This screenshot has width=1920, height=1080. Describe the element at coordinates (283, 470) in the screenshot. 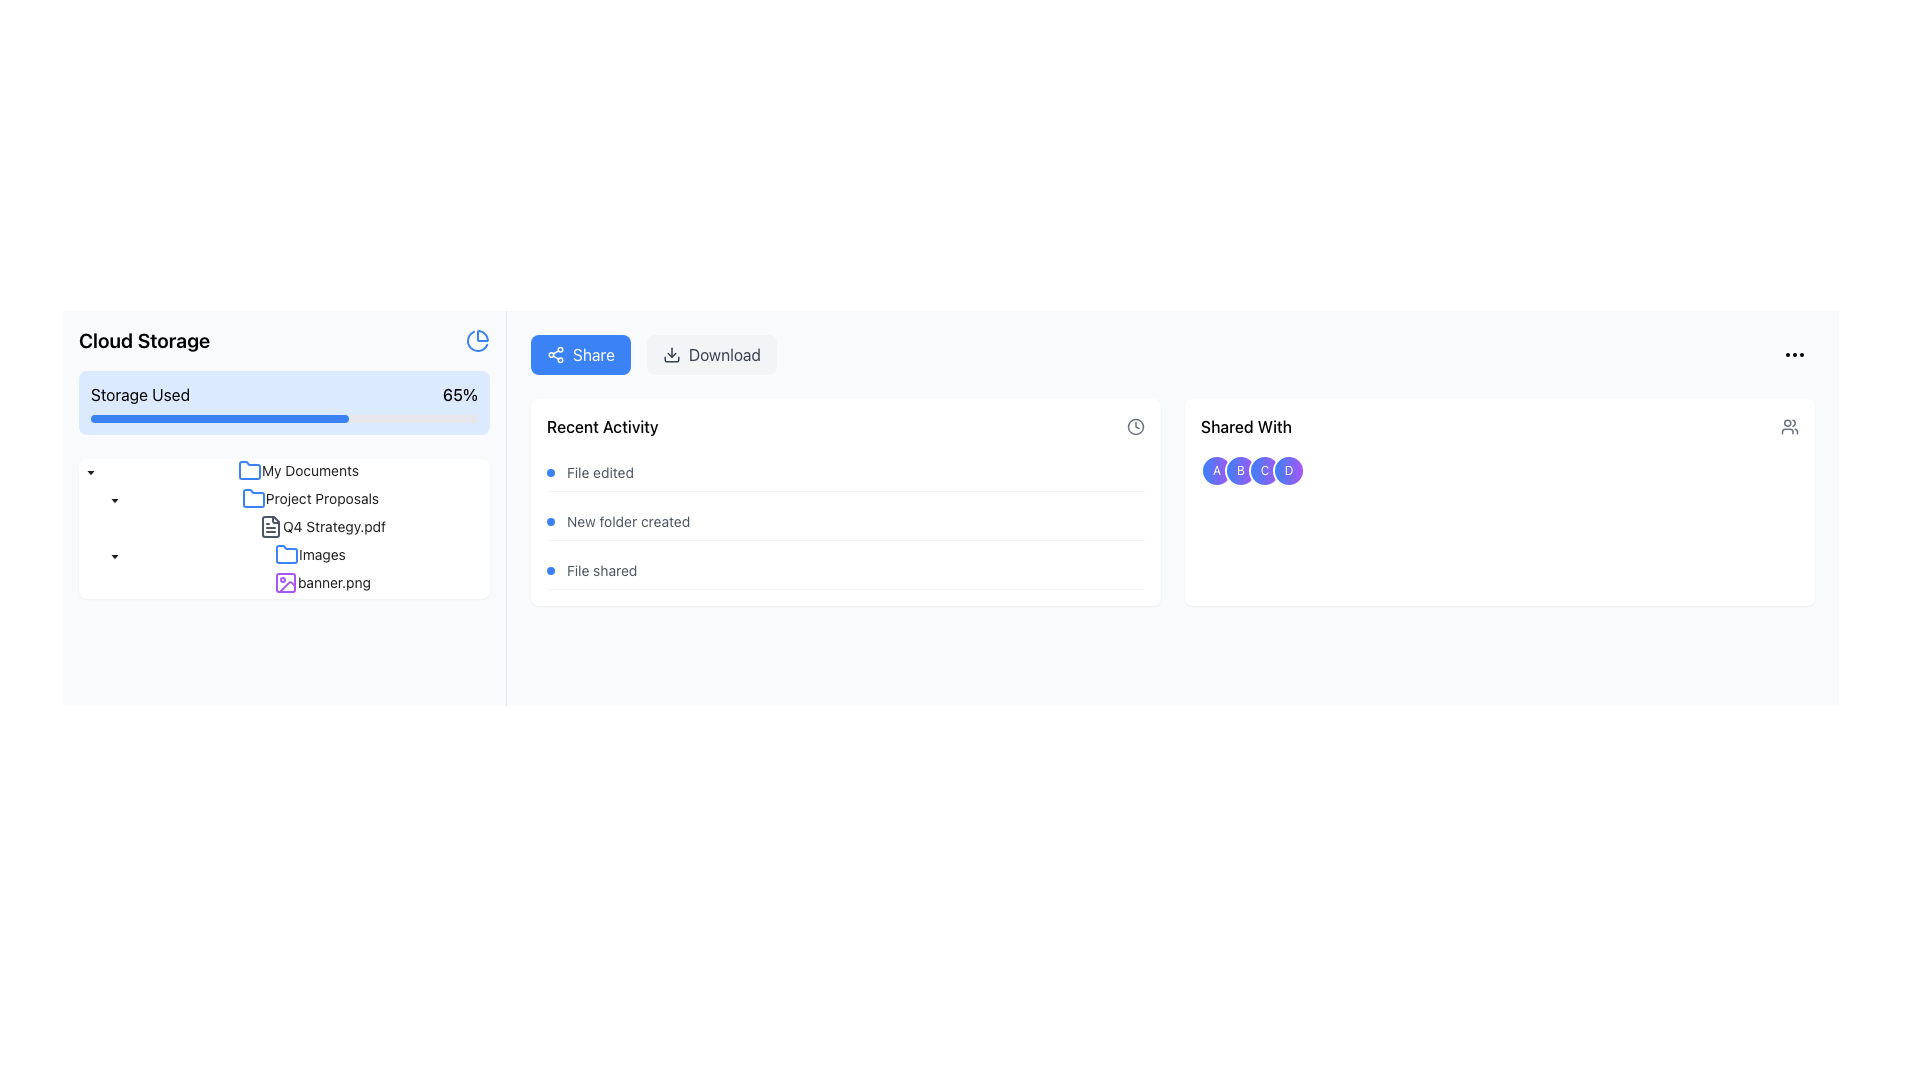

I see `the Tree item or folder node in the 'Cloud Storage' widget` at that location.